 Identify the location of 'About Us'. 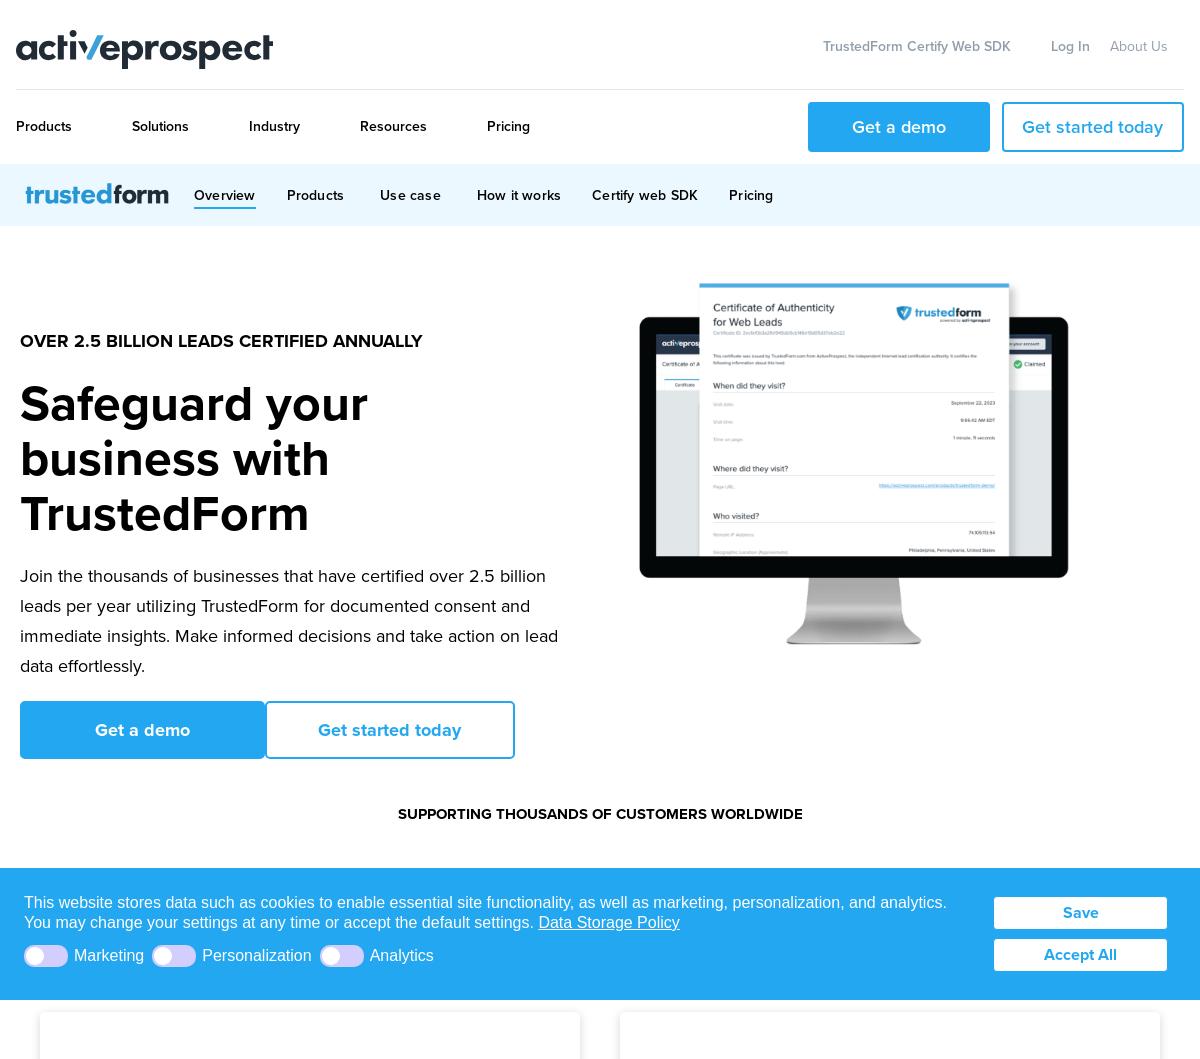
(1139, 46).